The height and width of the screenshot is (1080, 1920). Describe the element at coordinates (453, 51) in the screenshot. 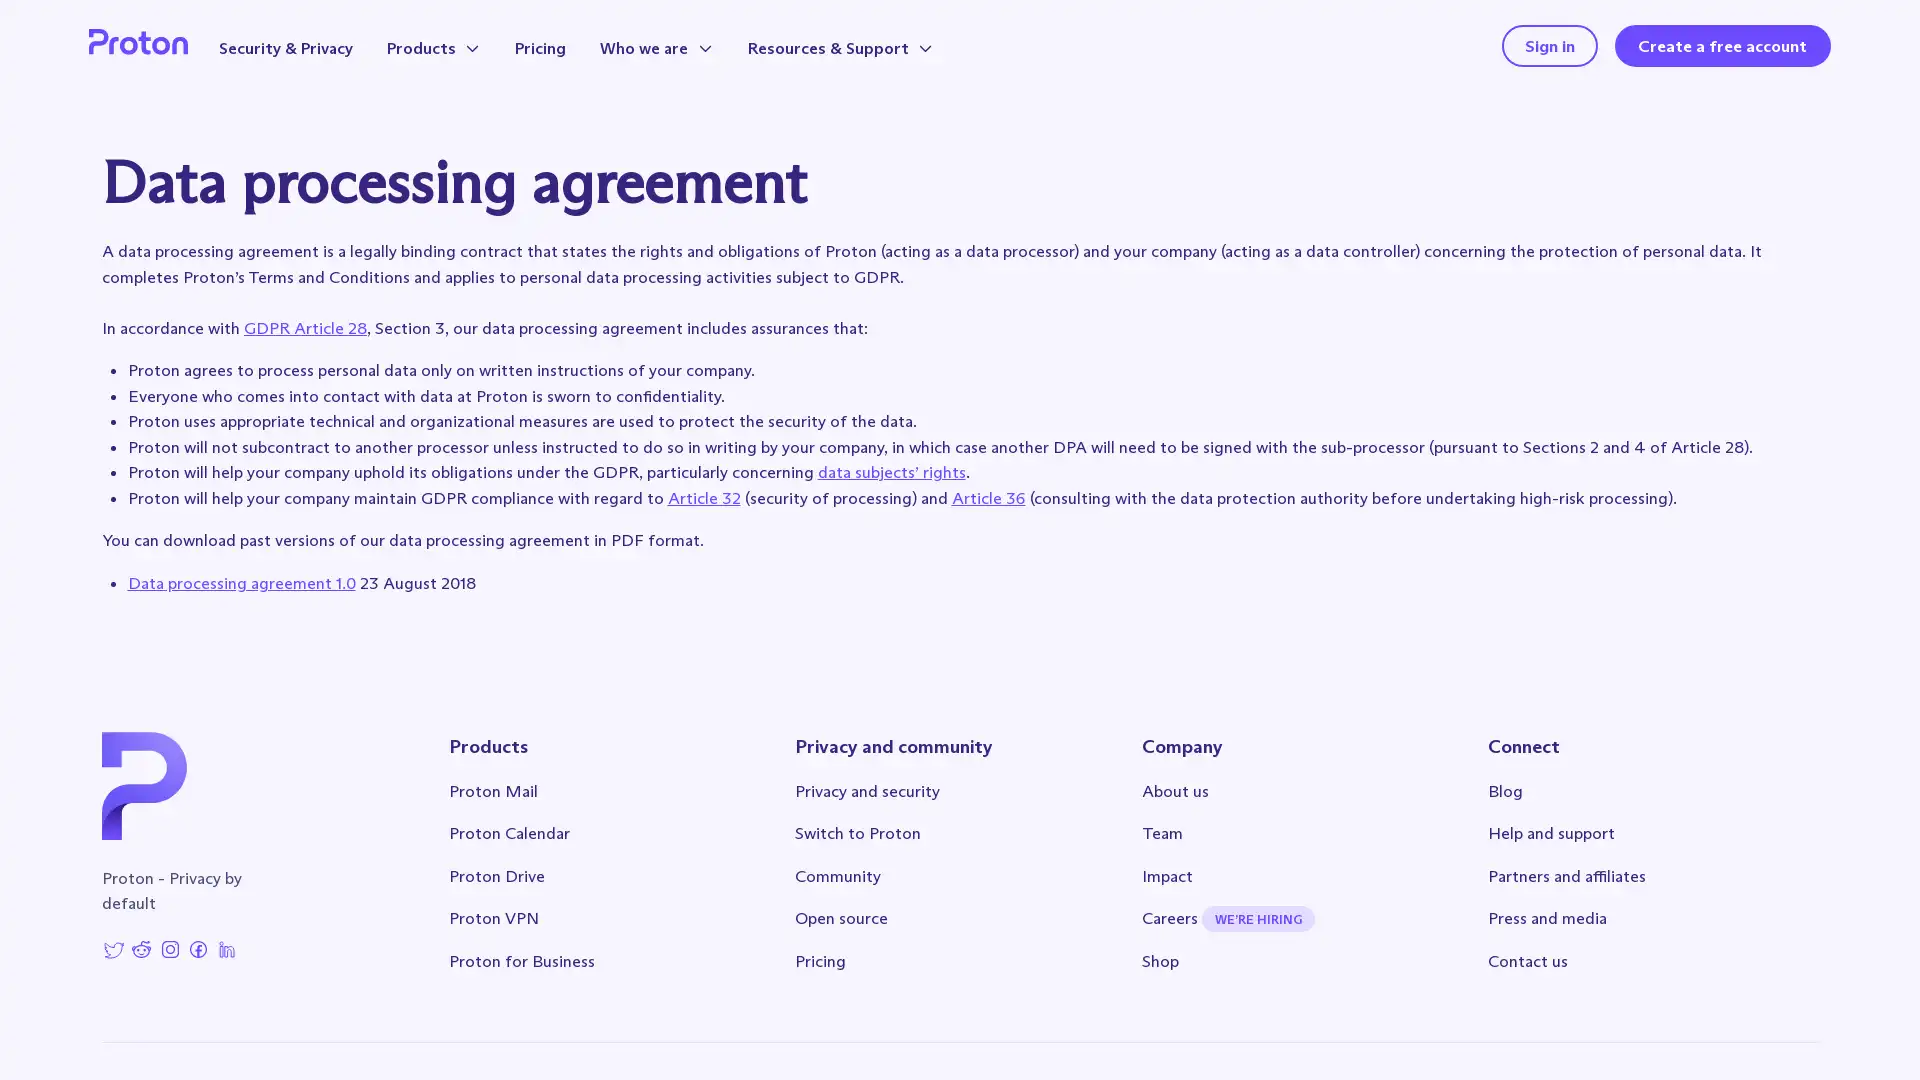

I see `Products` at that location.